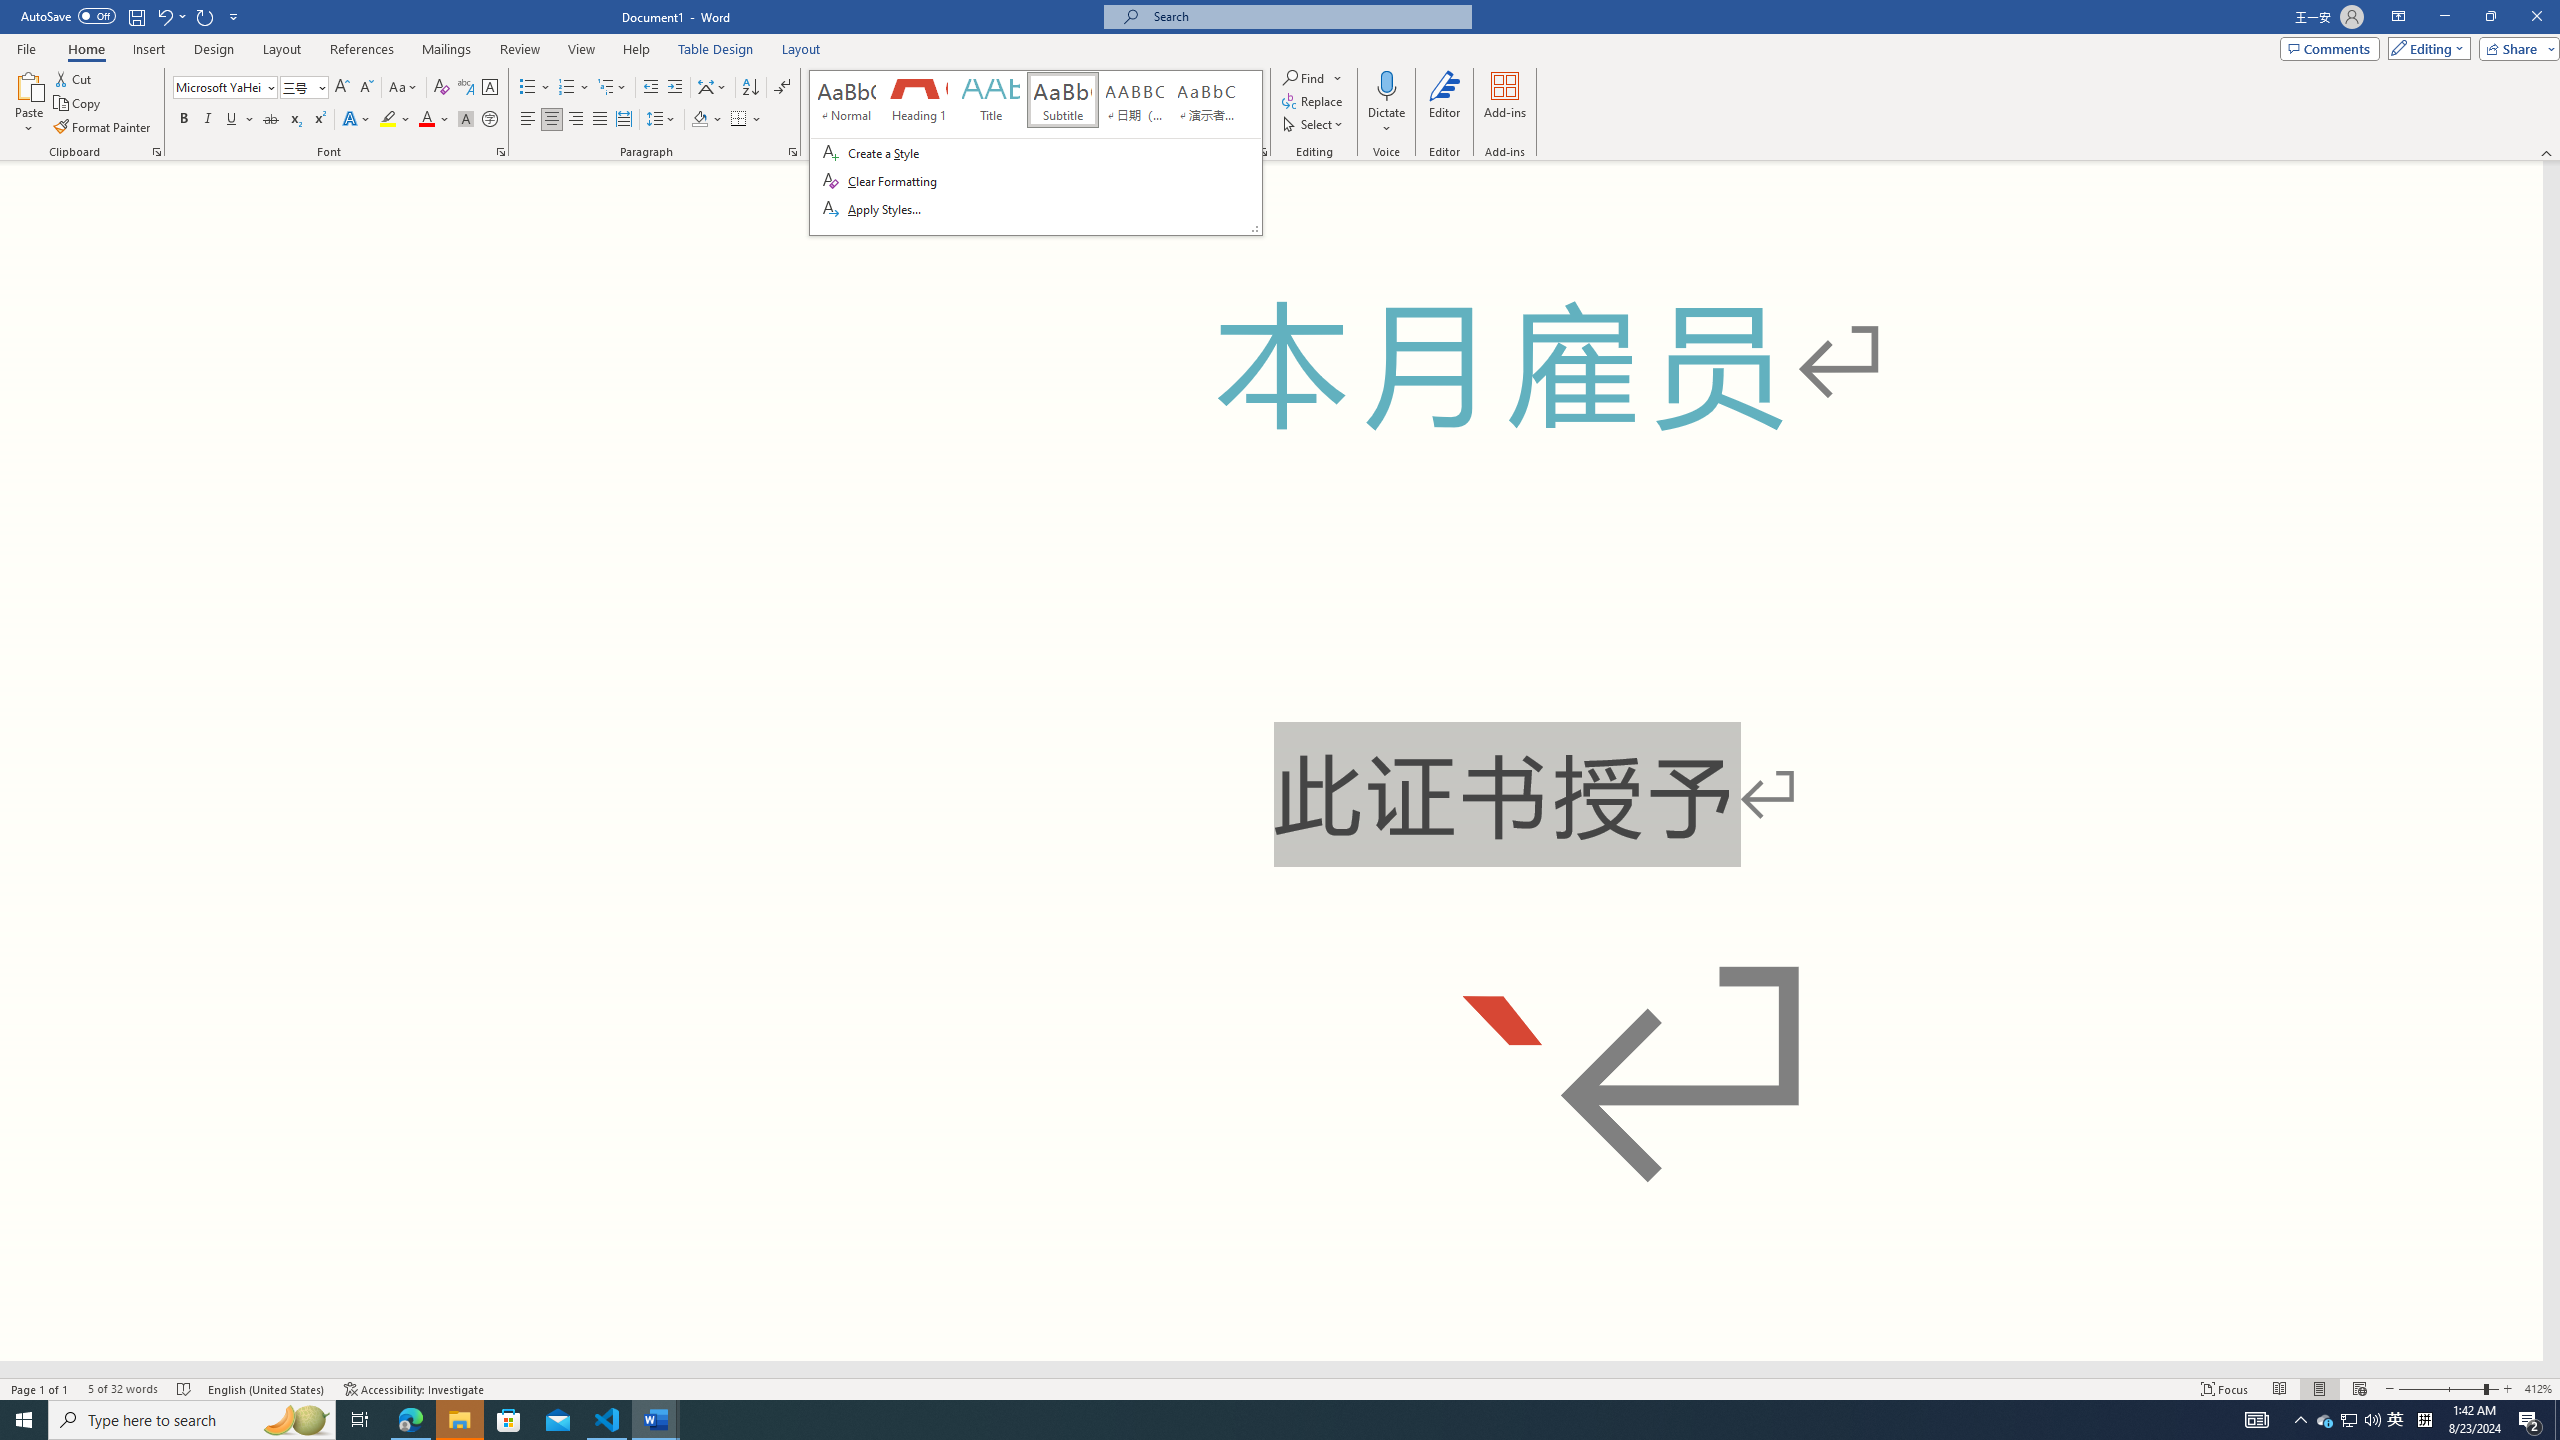 The width and height of the screenshot is (2560, 1440). What do you see at coordinates (458, 1418) in the screenshot?
I see `'File Explorer - 1 running window'` at bounding box center [458, 1418].